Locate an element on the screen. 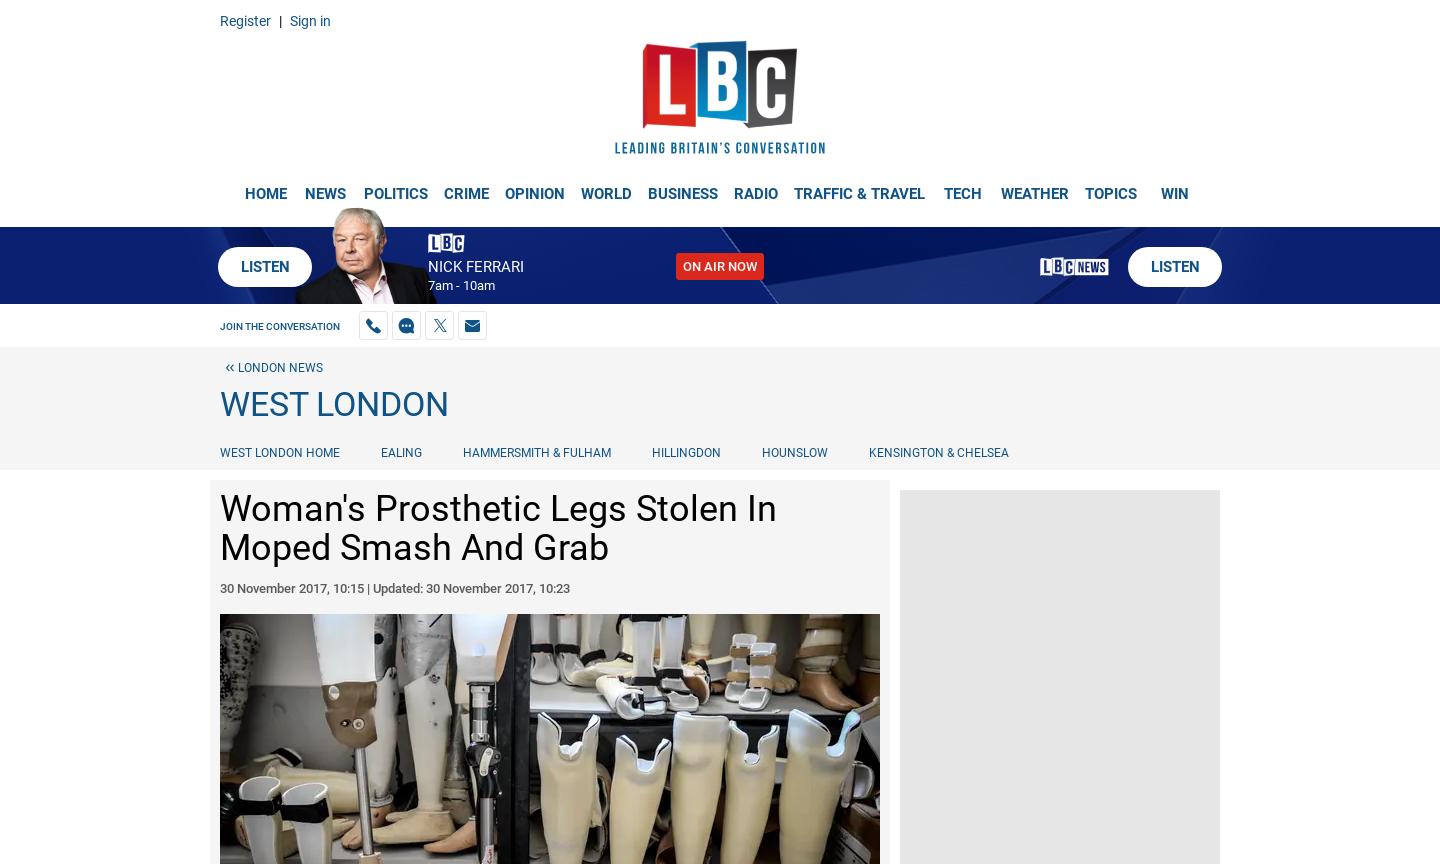 This screenshot has height=864, width=1440. 'West London' is located at coordinates (334, 401).